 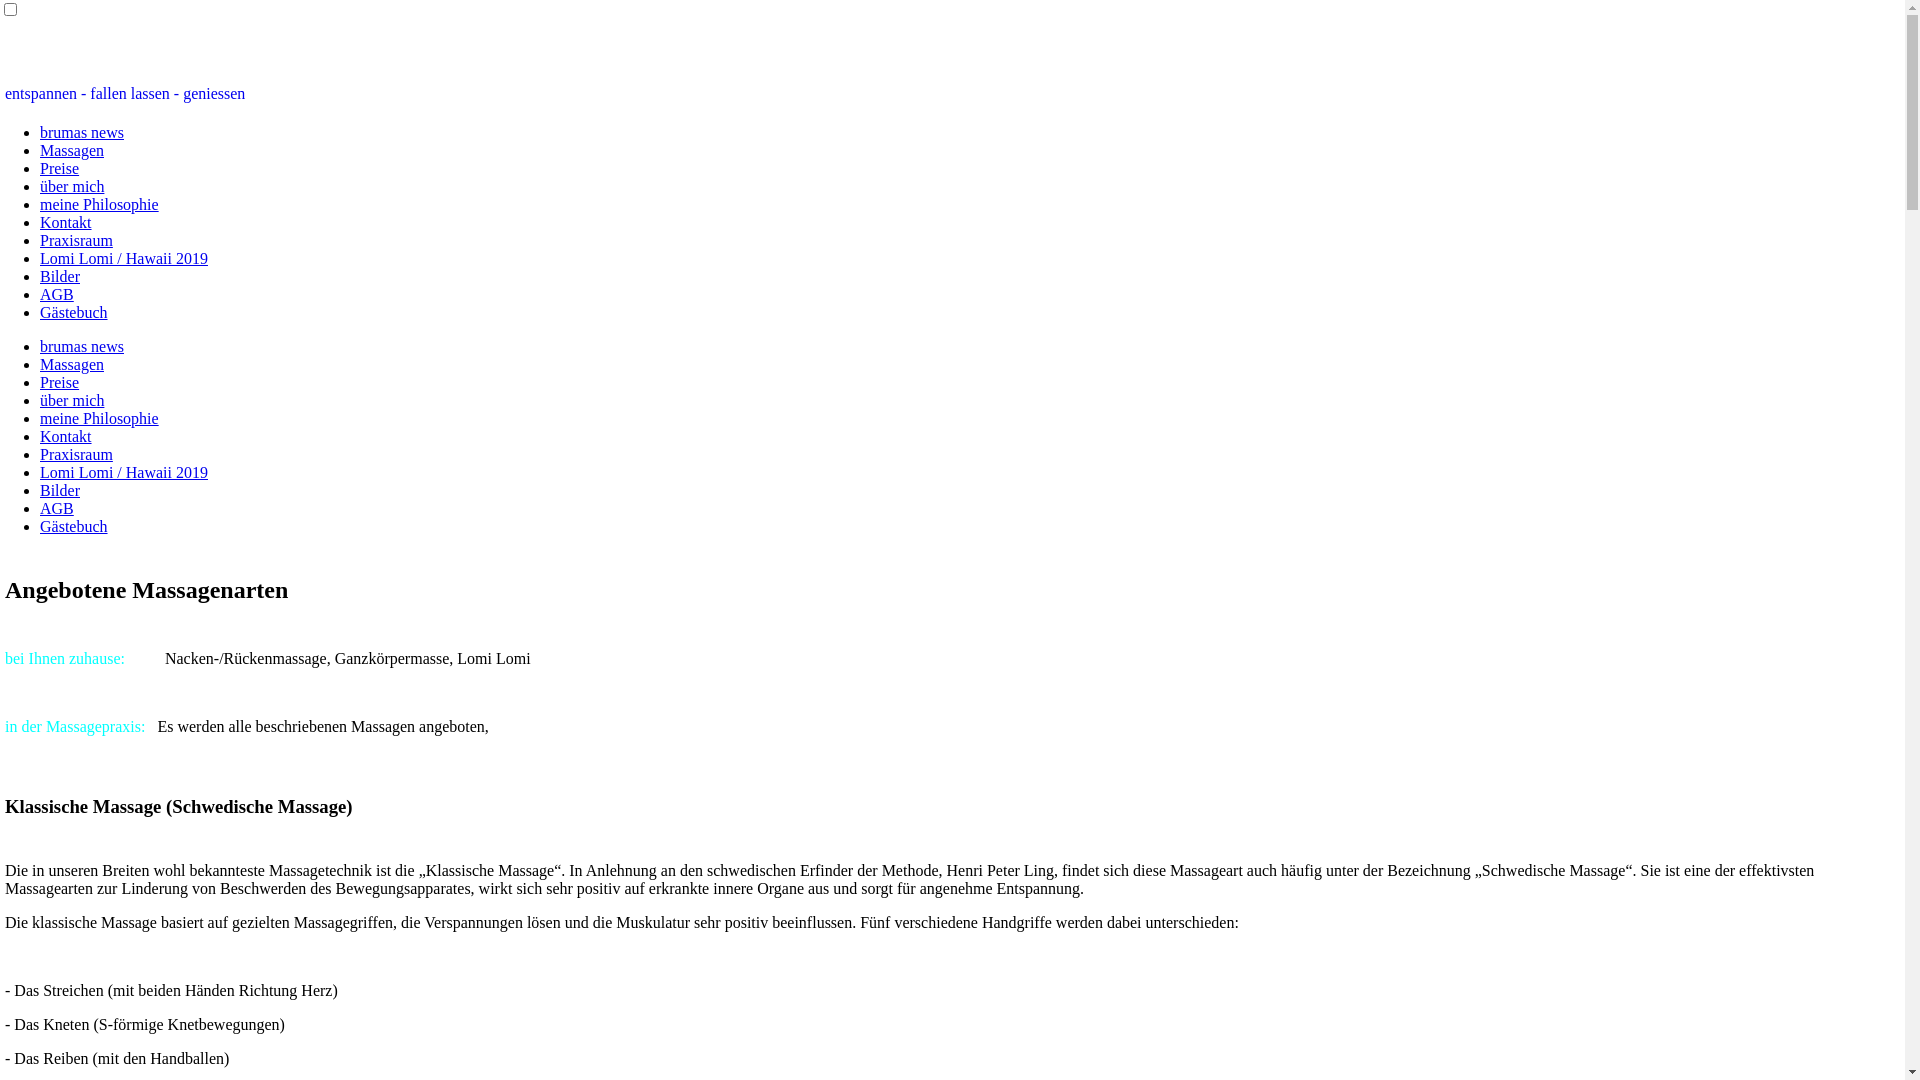 I want to click on 'brumas news', so click(x=39, y=132).